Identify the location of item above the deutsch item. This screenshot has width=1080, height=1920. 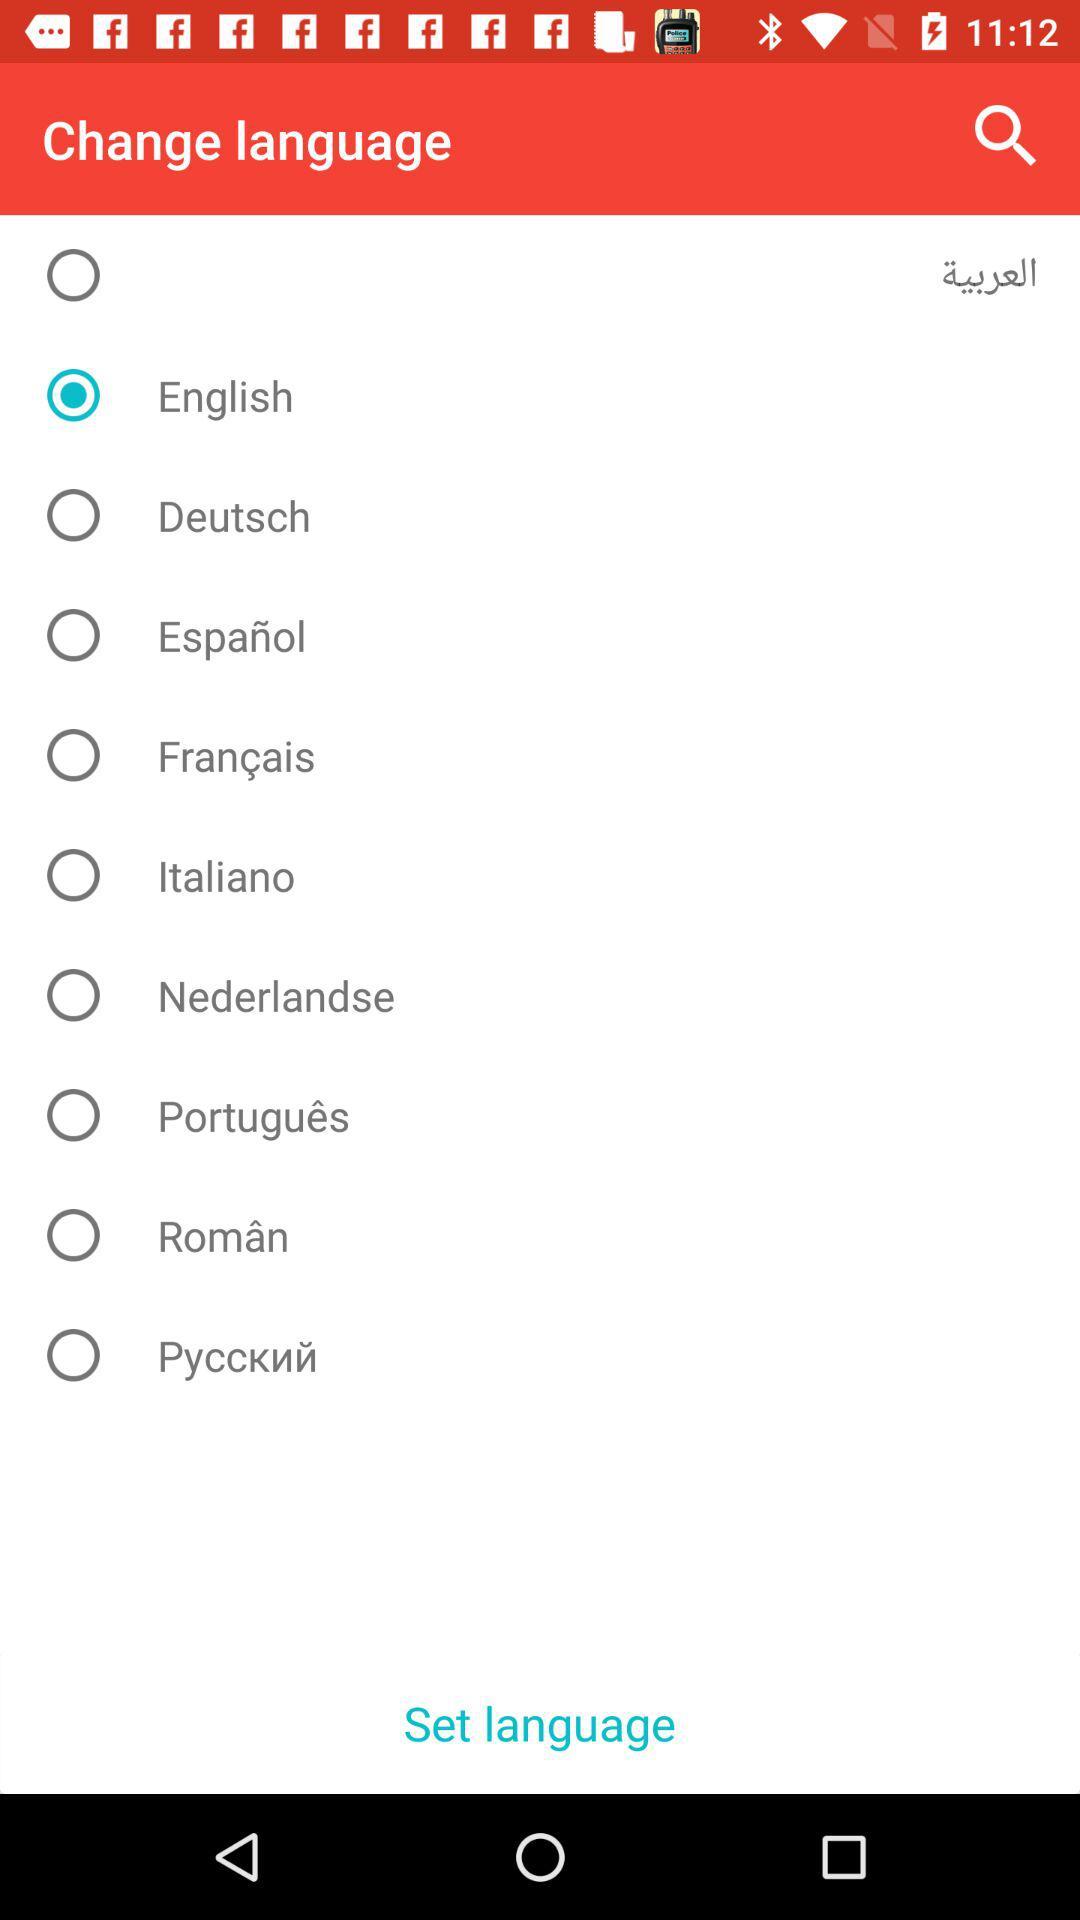
(555, 395).